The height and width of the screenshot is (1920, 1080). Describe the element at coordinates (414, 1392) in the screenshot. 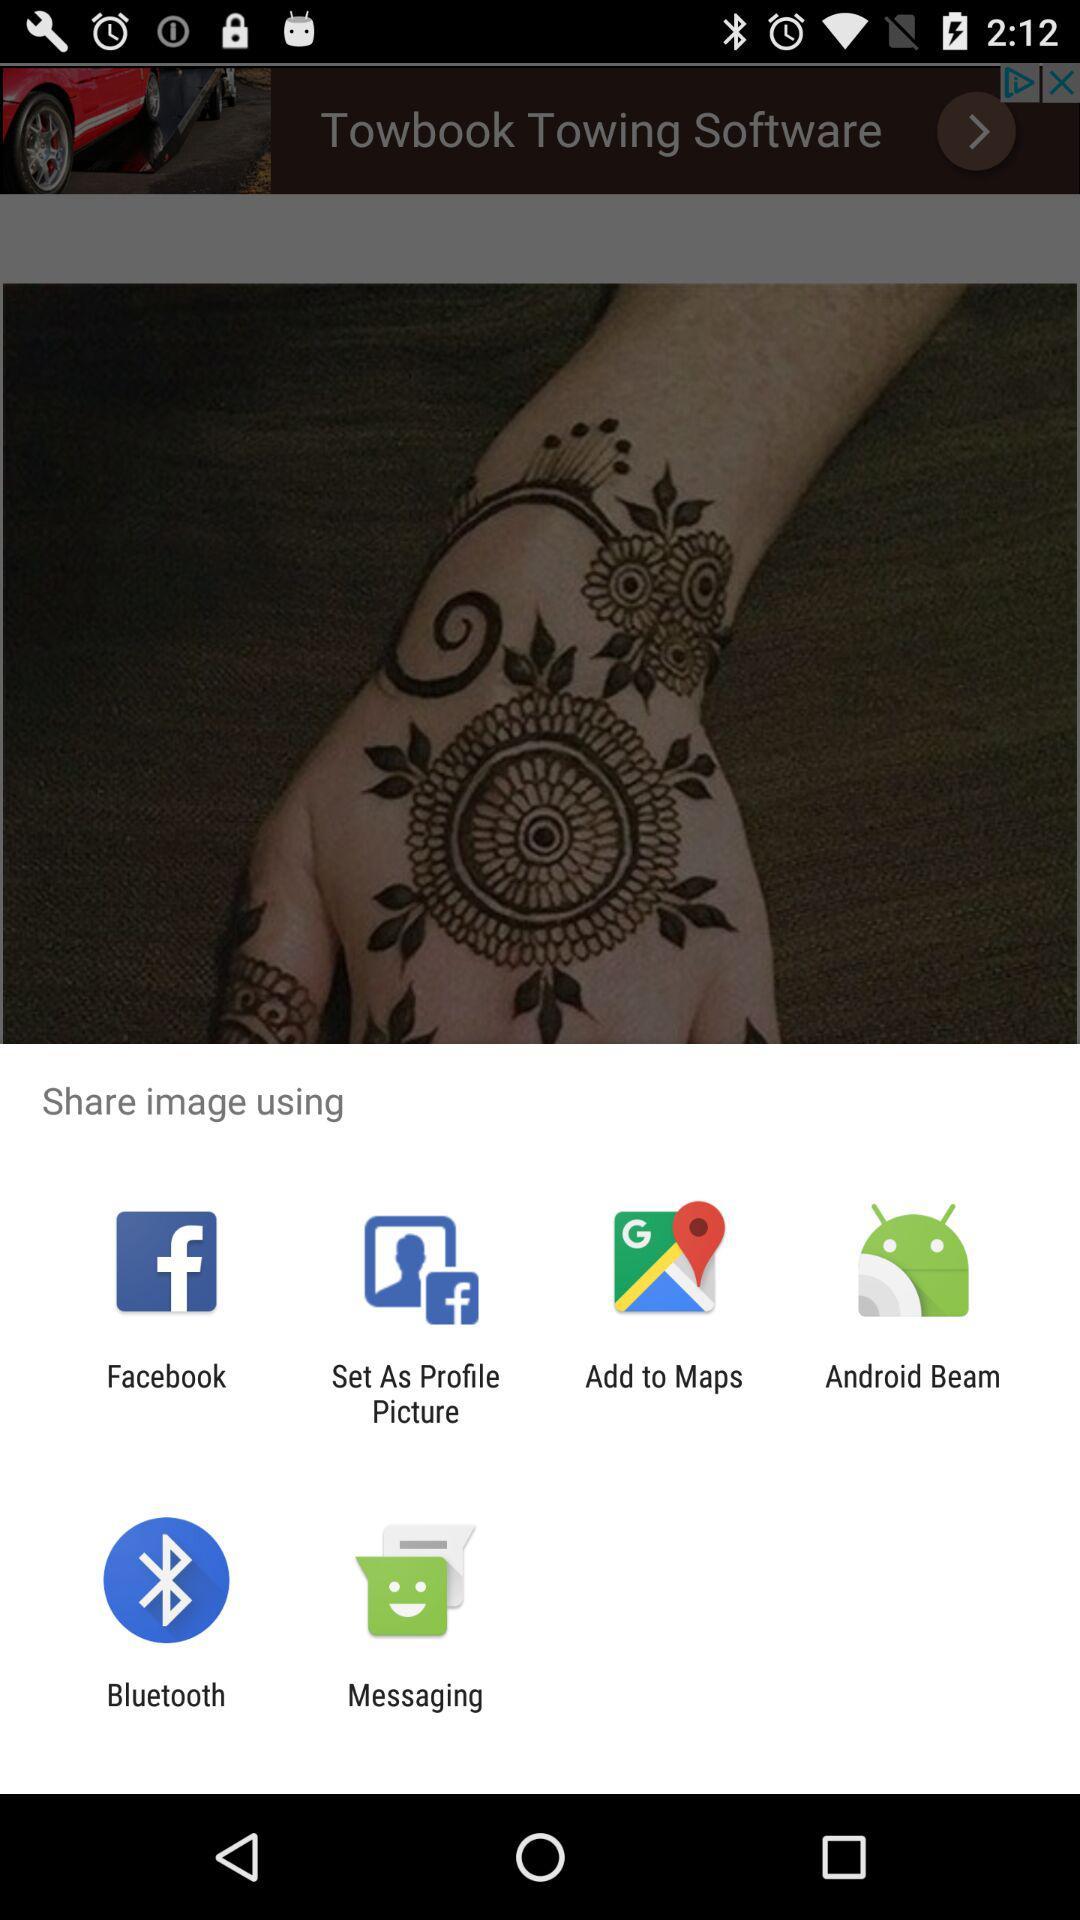

I see `the set as profile app` at that location.